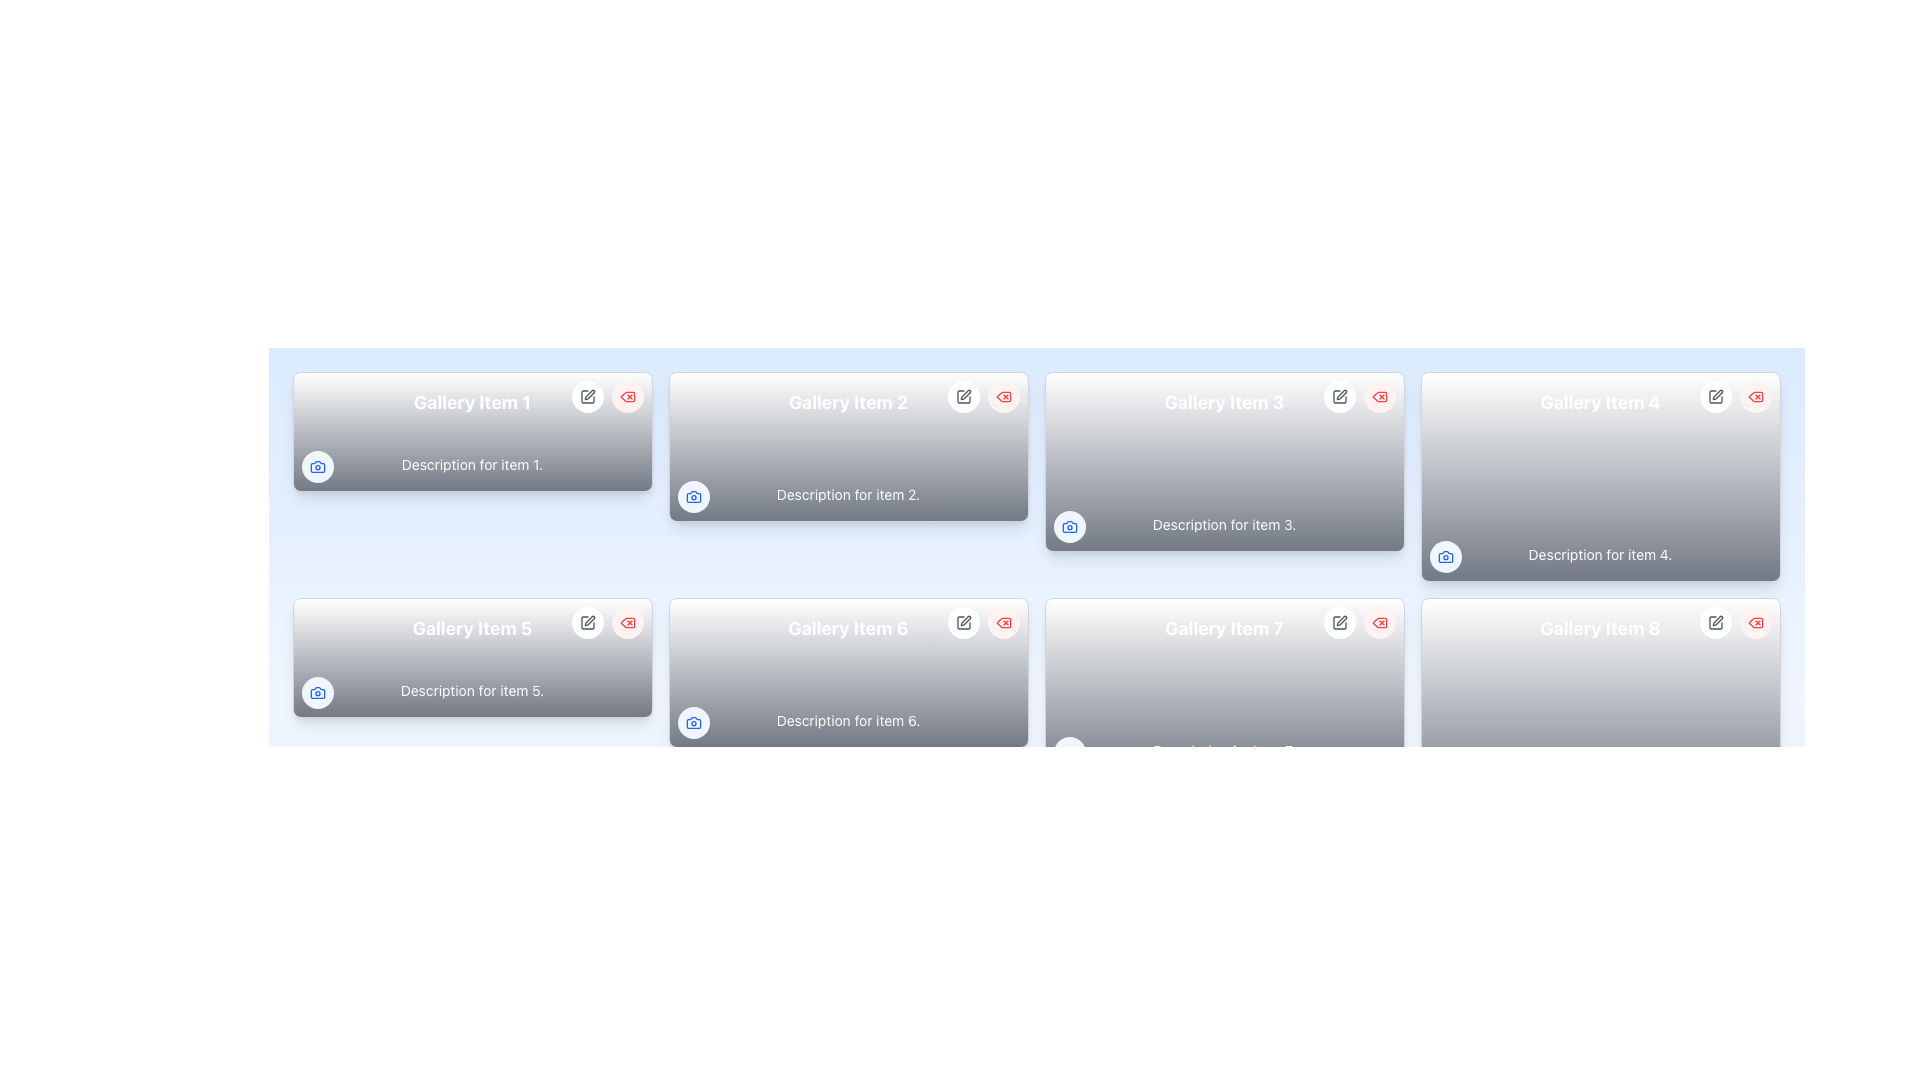  I want to click on the Edit Icon button, which is a small pencil icon inside a rounded button located at the top-right corner of the 'Gallery Item 5' card, to observe the hover effect, so click(586, 622).